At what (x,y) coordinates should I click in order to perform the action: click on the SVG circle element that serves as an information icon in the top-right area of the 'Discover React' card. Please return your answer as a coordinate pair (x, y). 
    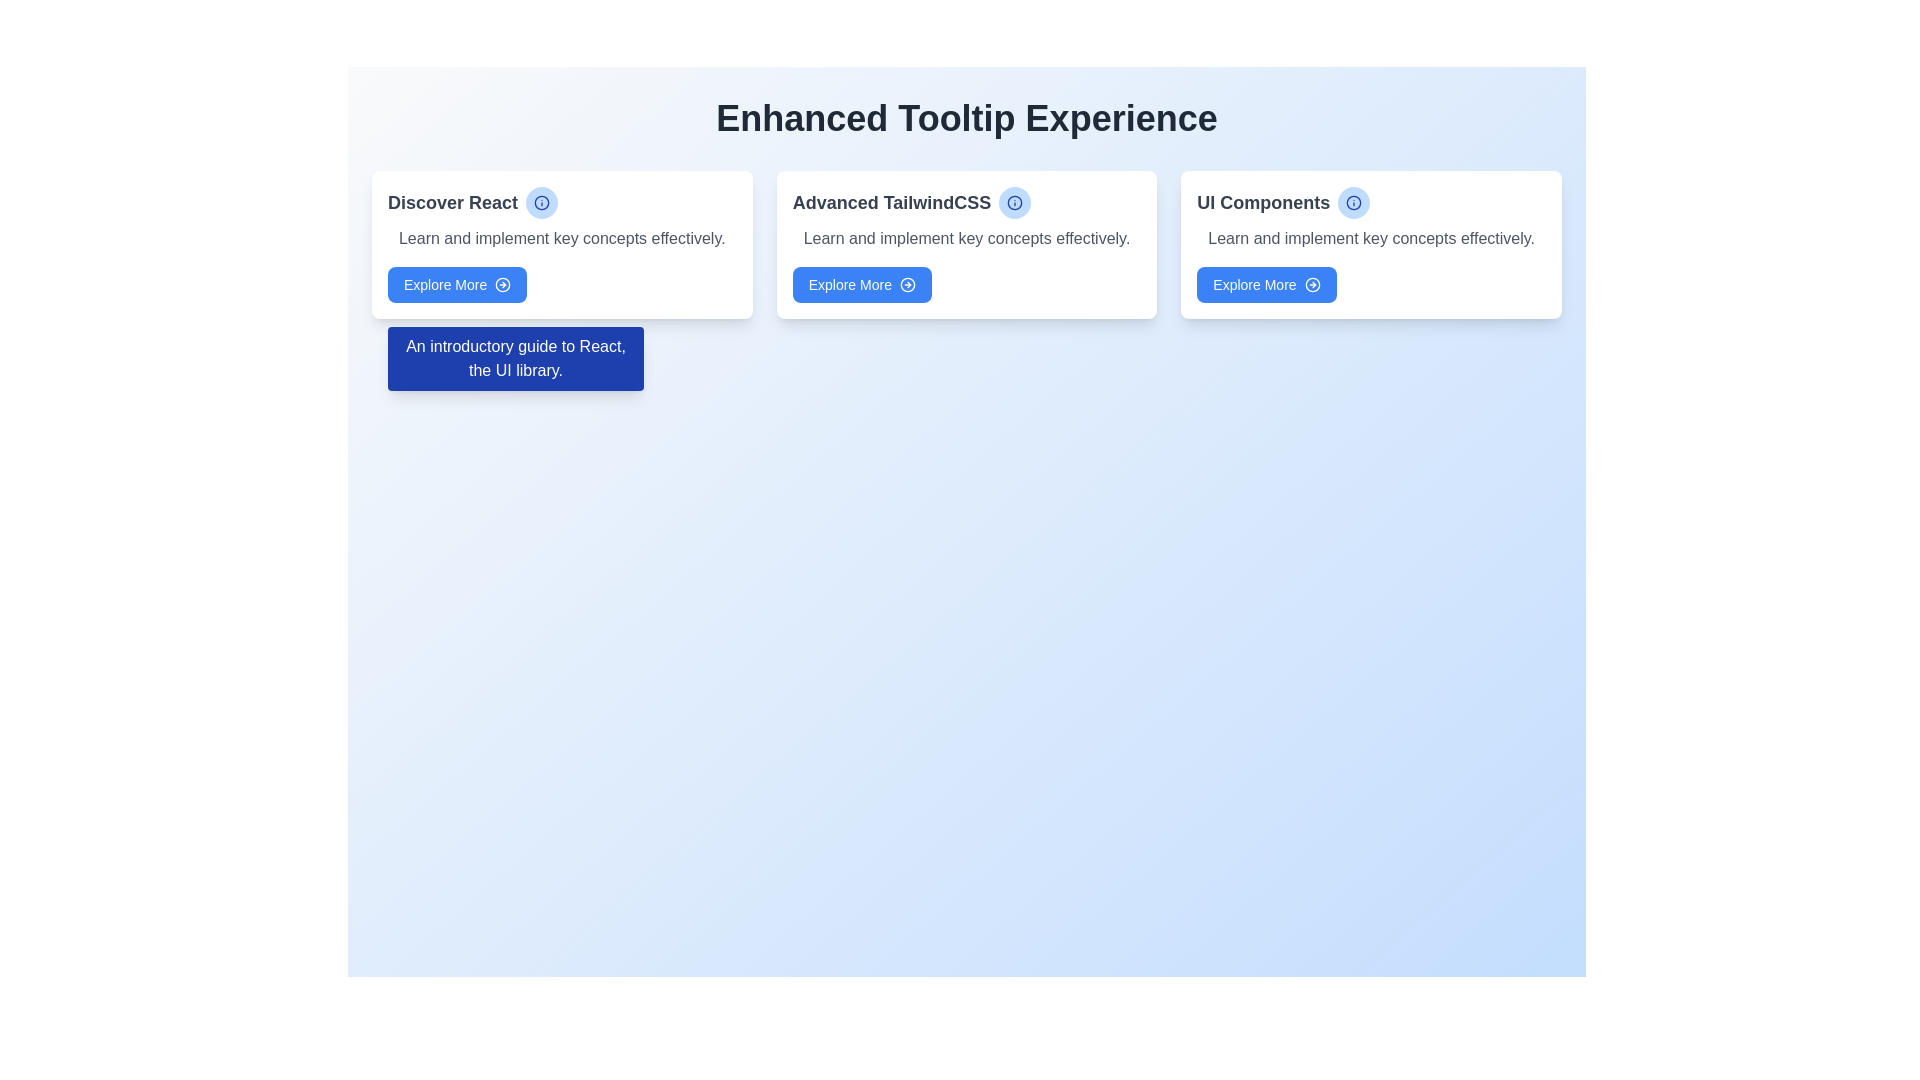
    Looking at the image, I should click on (542, 203).